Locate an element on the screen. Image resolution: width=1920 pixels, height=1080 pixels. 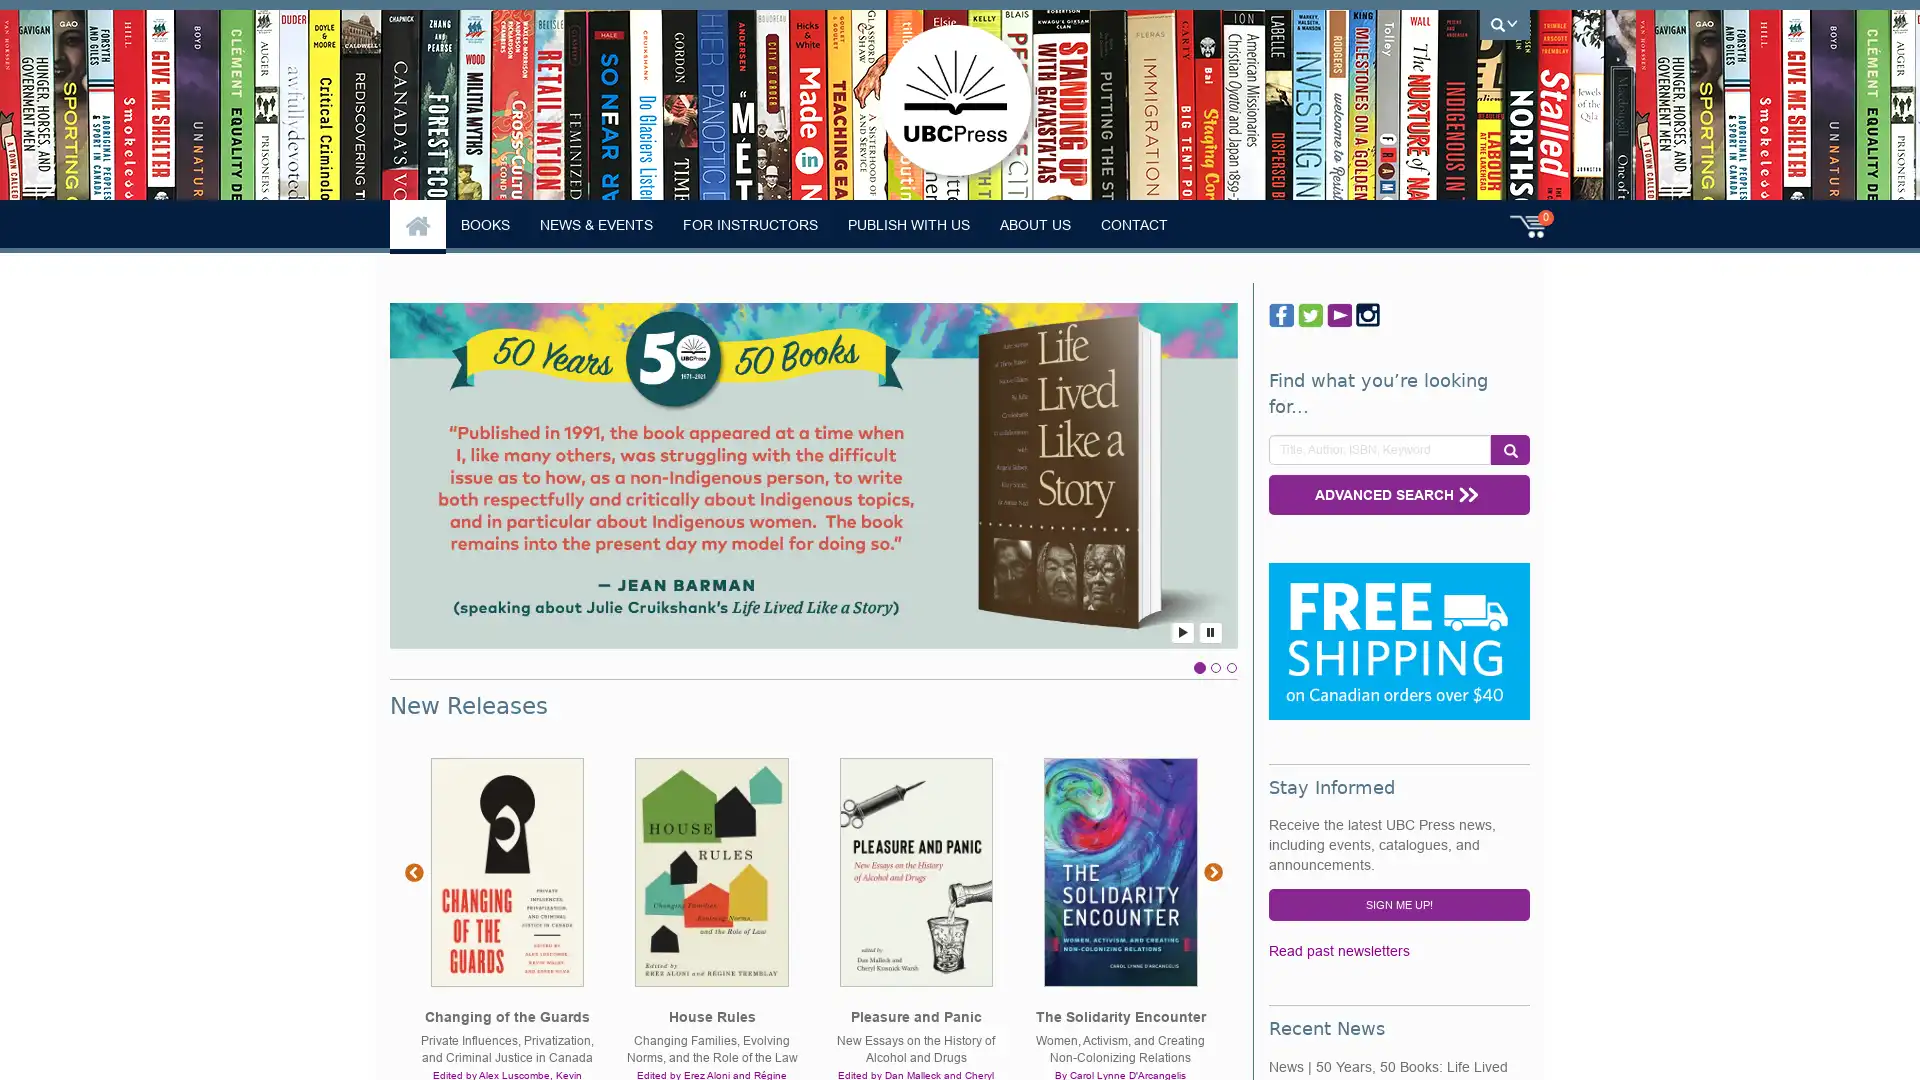
PUBLISH WITH US is located at coordinates (907, 224).